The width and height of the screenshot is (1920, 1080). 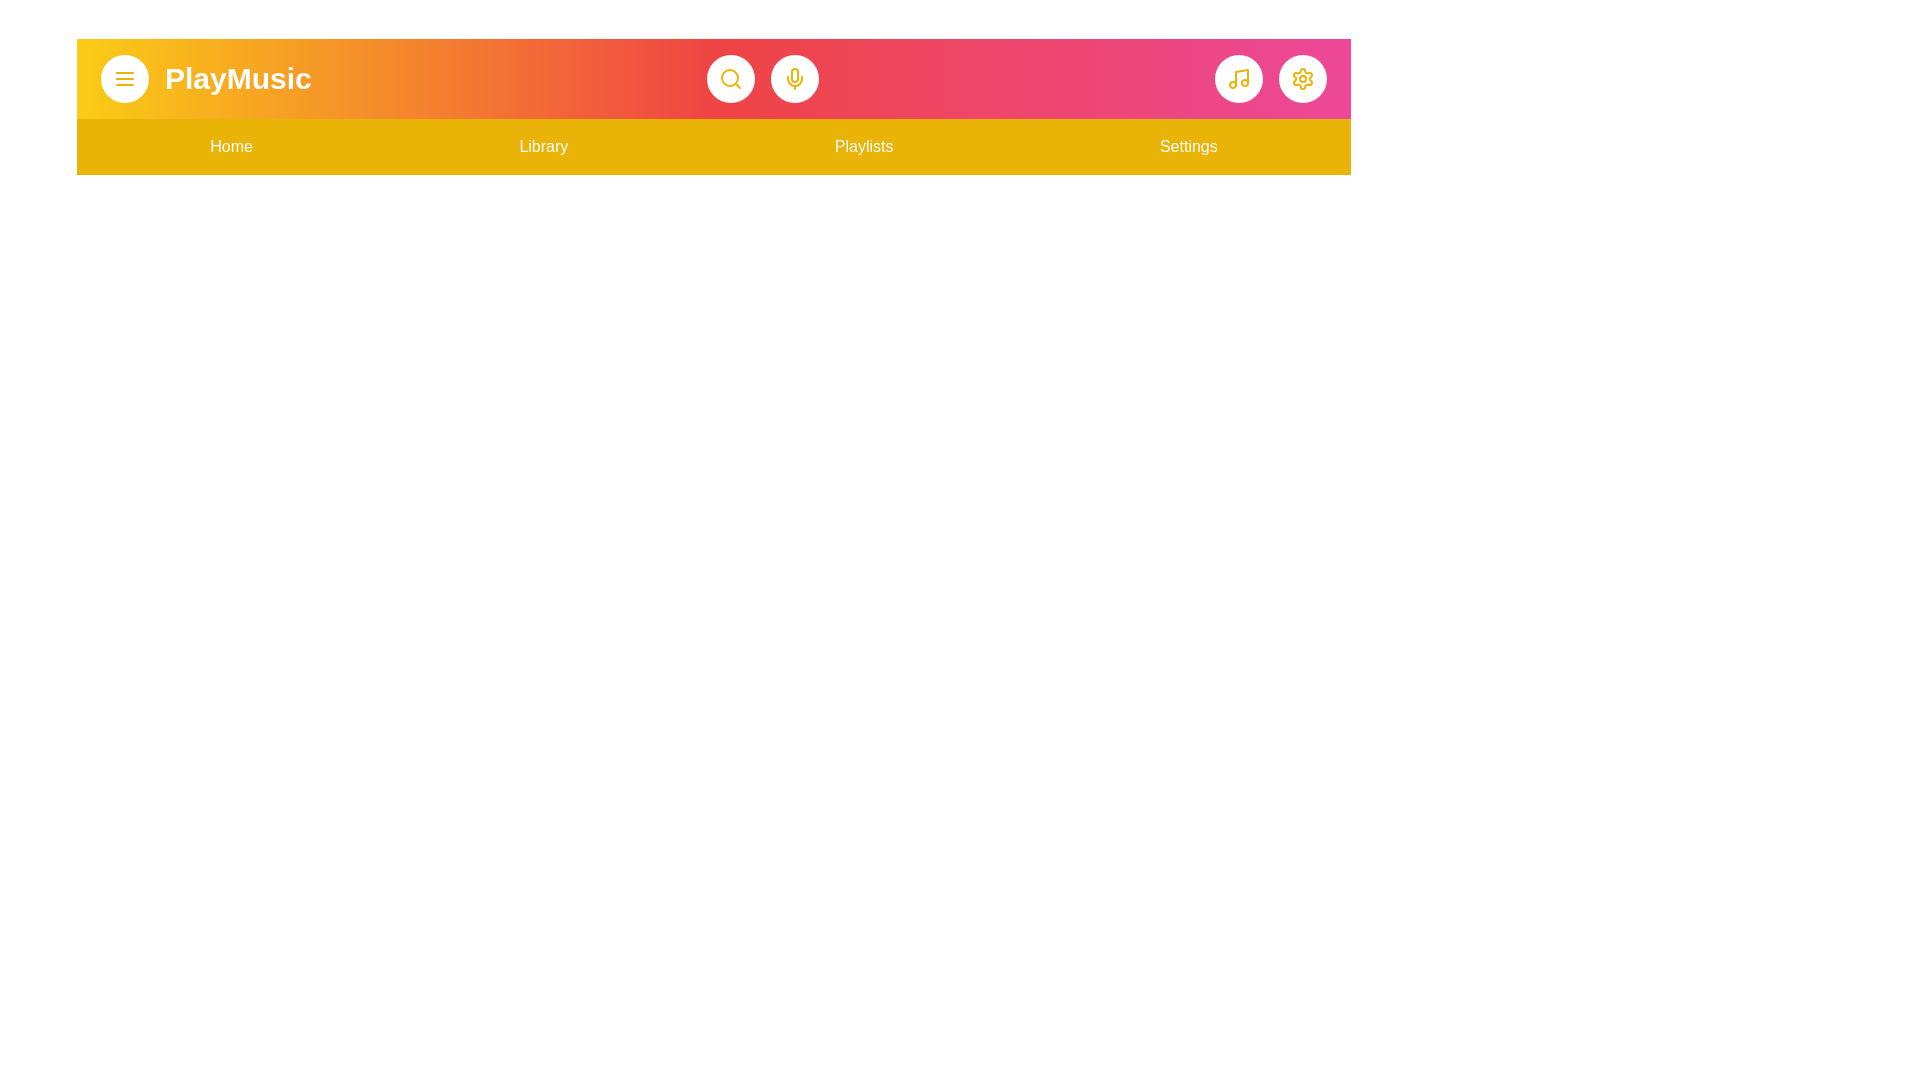 What do you see at coordinates (123, 77) in the screenshot?
I see `the menu button to toggle the menu visibility` at bounding box center [123, 77].